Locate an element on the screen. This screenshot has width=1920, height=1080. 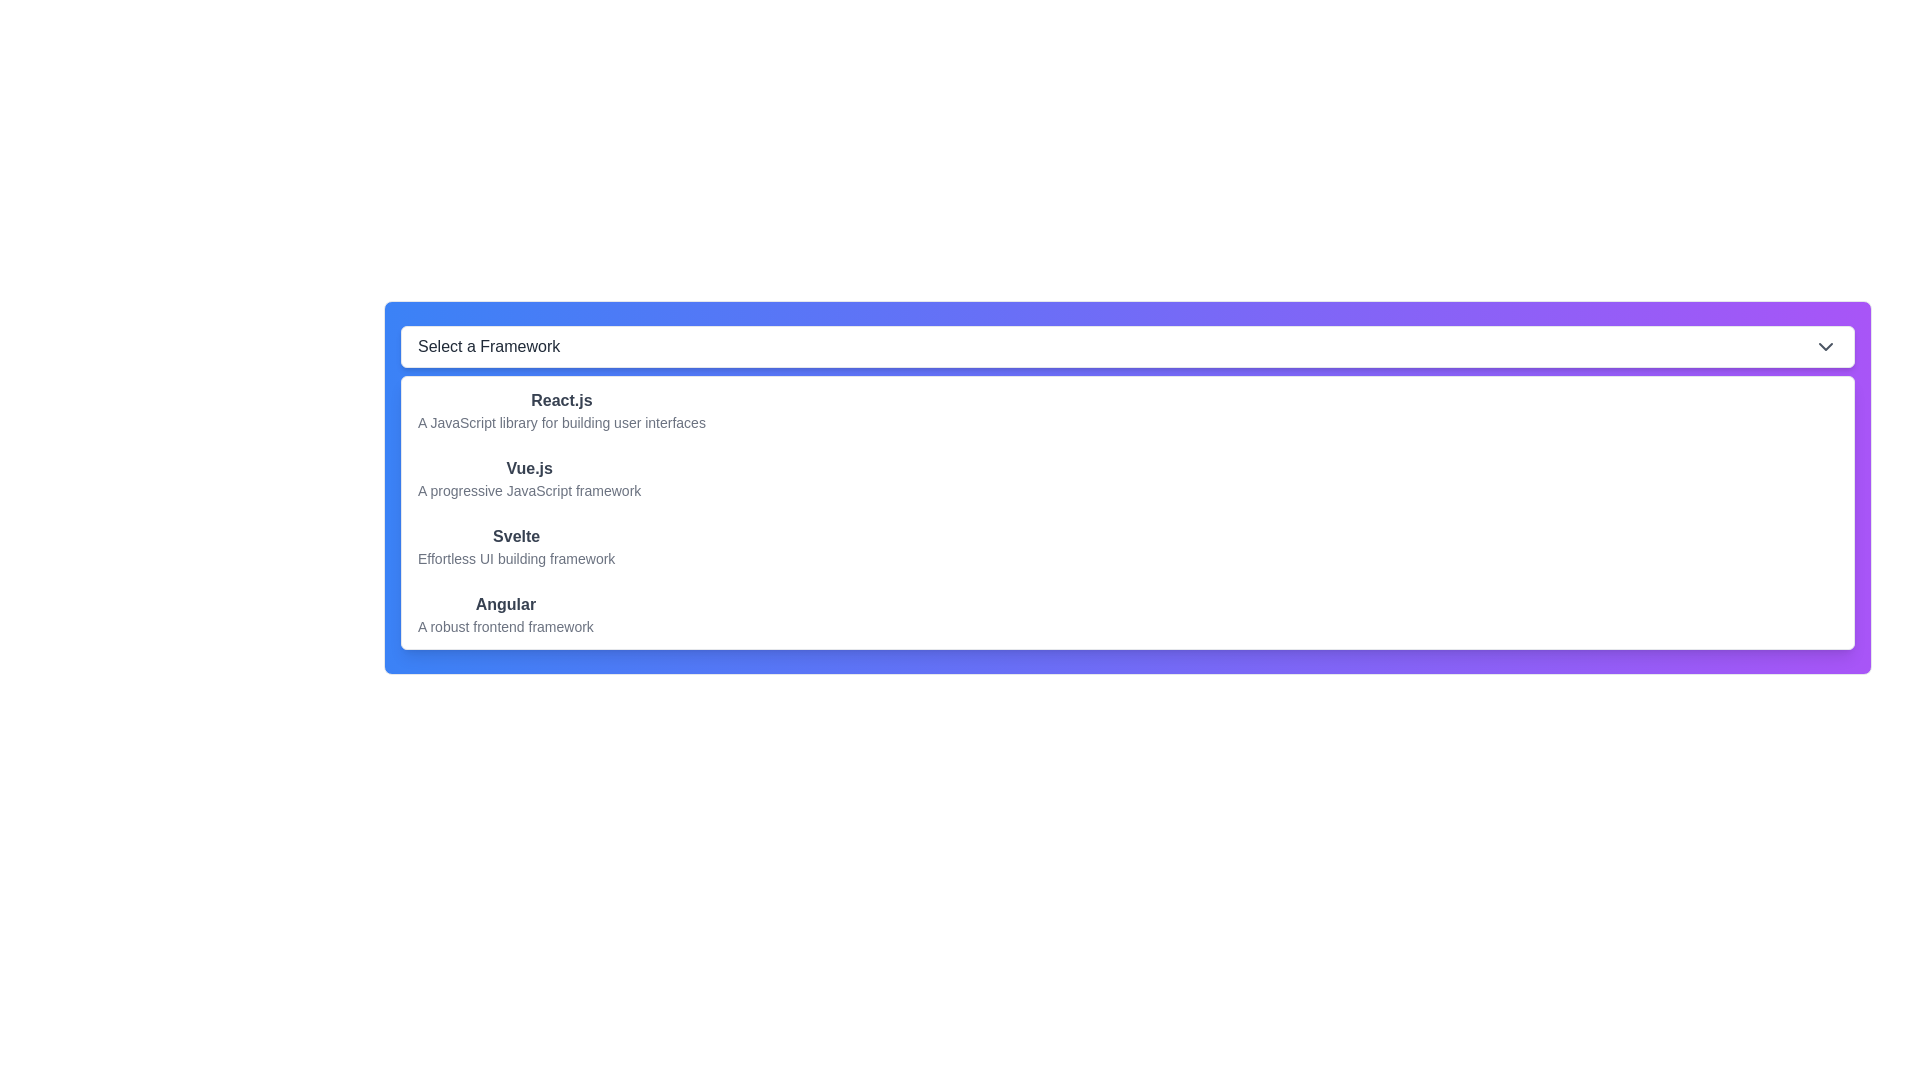
the text label that serves as the title for the selectable framework within the dropdown menu, located in the second option row underneath 'React.js' is located at coordinates (529, 469).